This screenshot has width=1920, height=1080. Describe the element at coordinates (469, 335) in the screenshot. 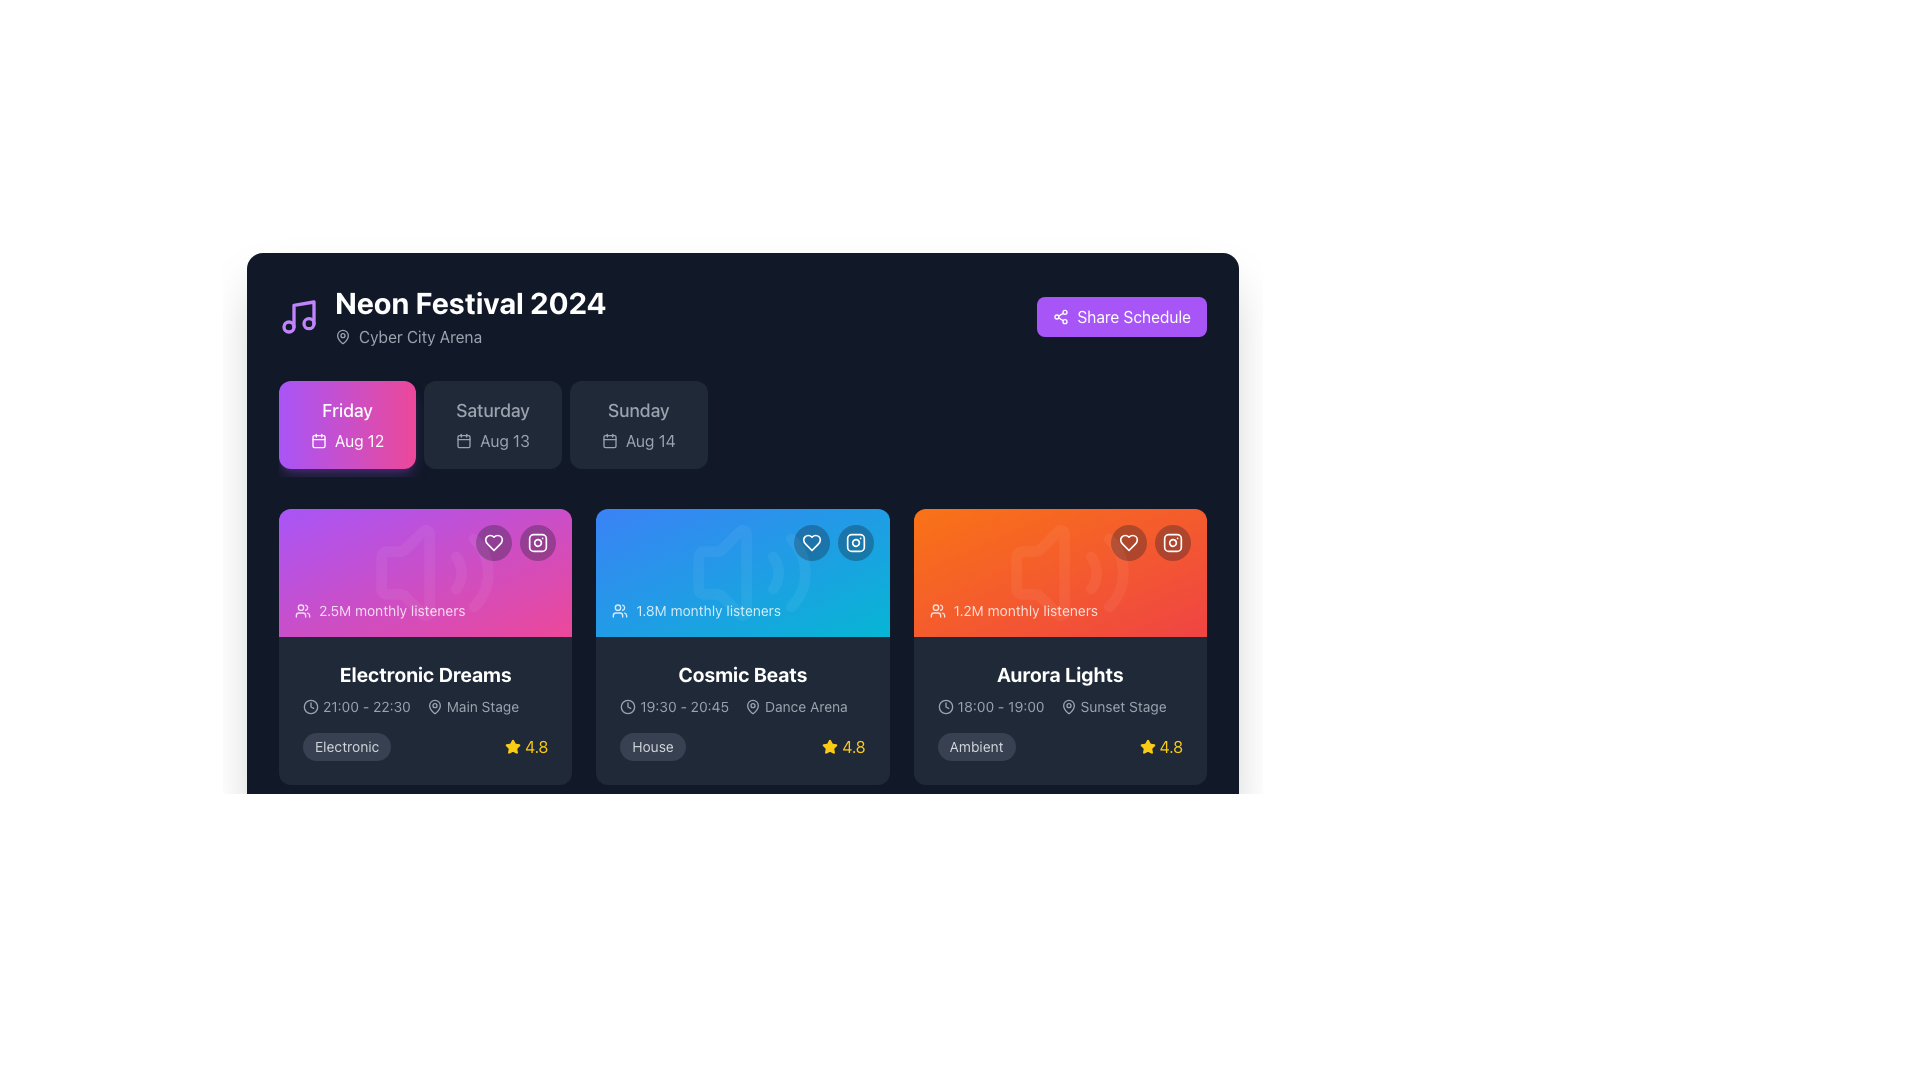

I see `the static text element indicating 'Cyber City Arena', which is located below the 'Neon Festival 2024' header` at that location.